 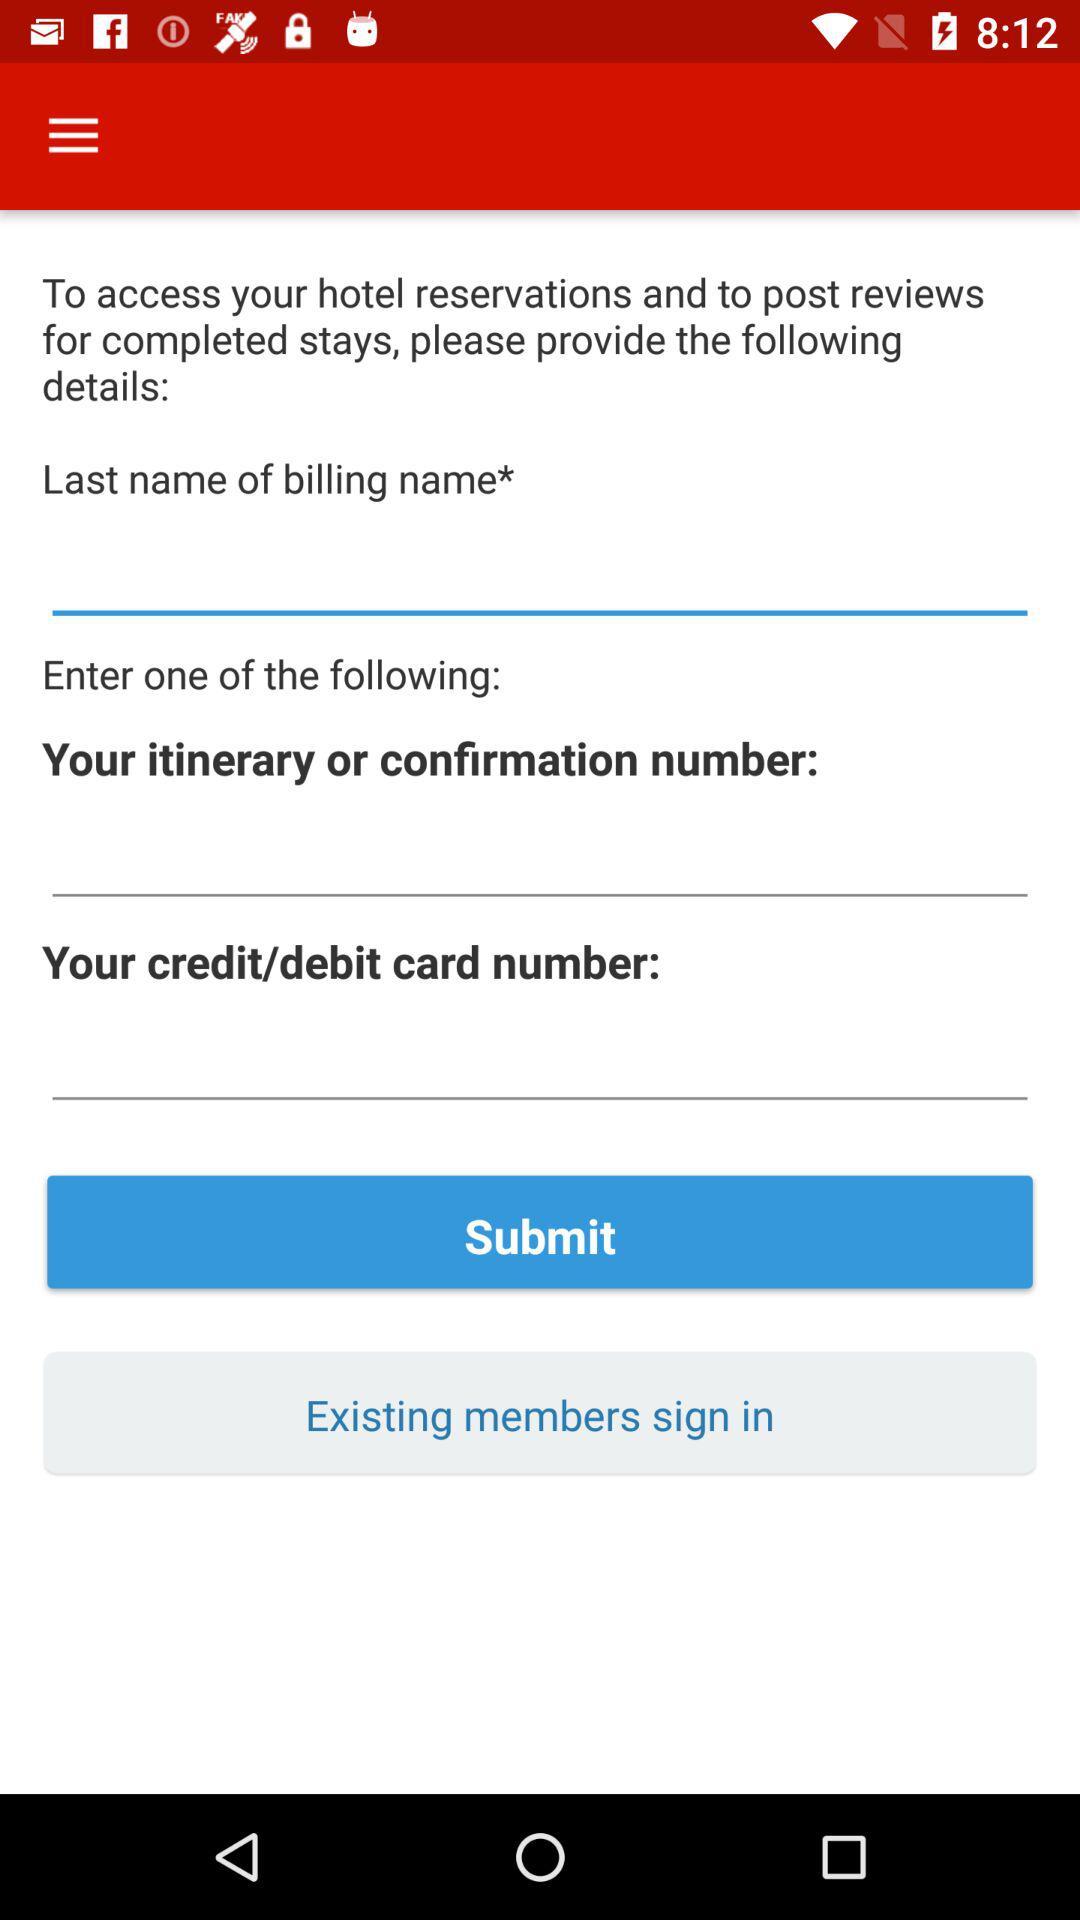 I want to click on the icon below the submit item, so click(x=540, y=1413).